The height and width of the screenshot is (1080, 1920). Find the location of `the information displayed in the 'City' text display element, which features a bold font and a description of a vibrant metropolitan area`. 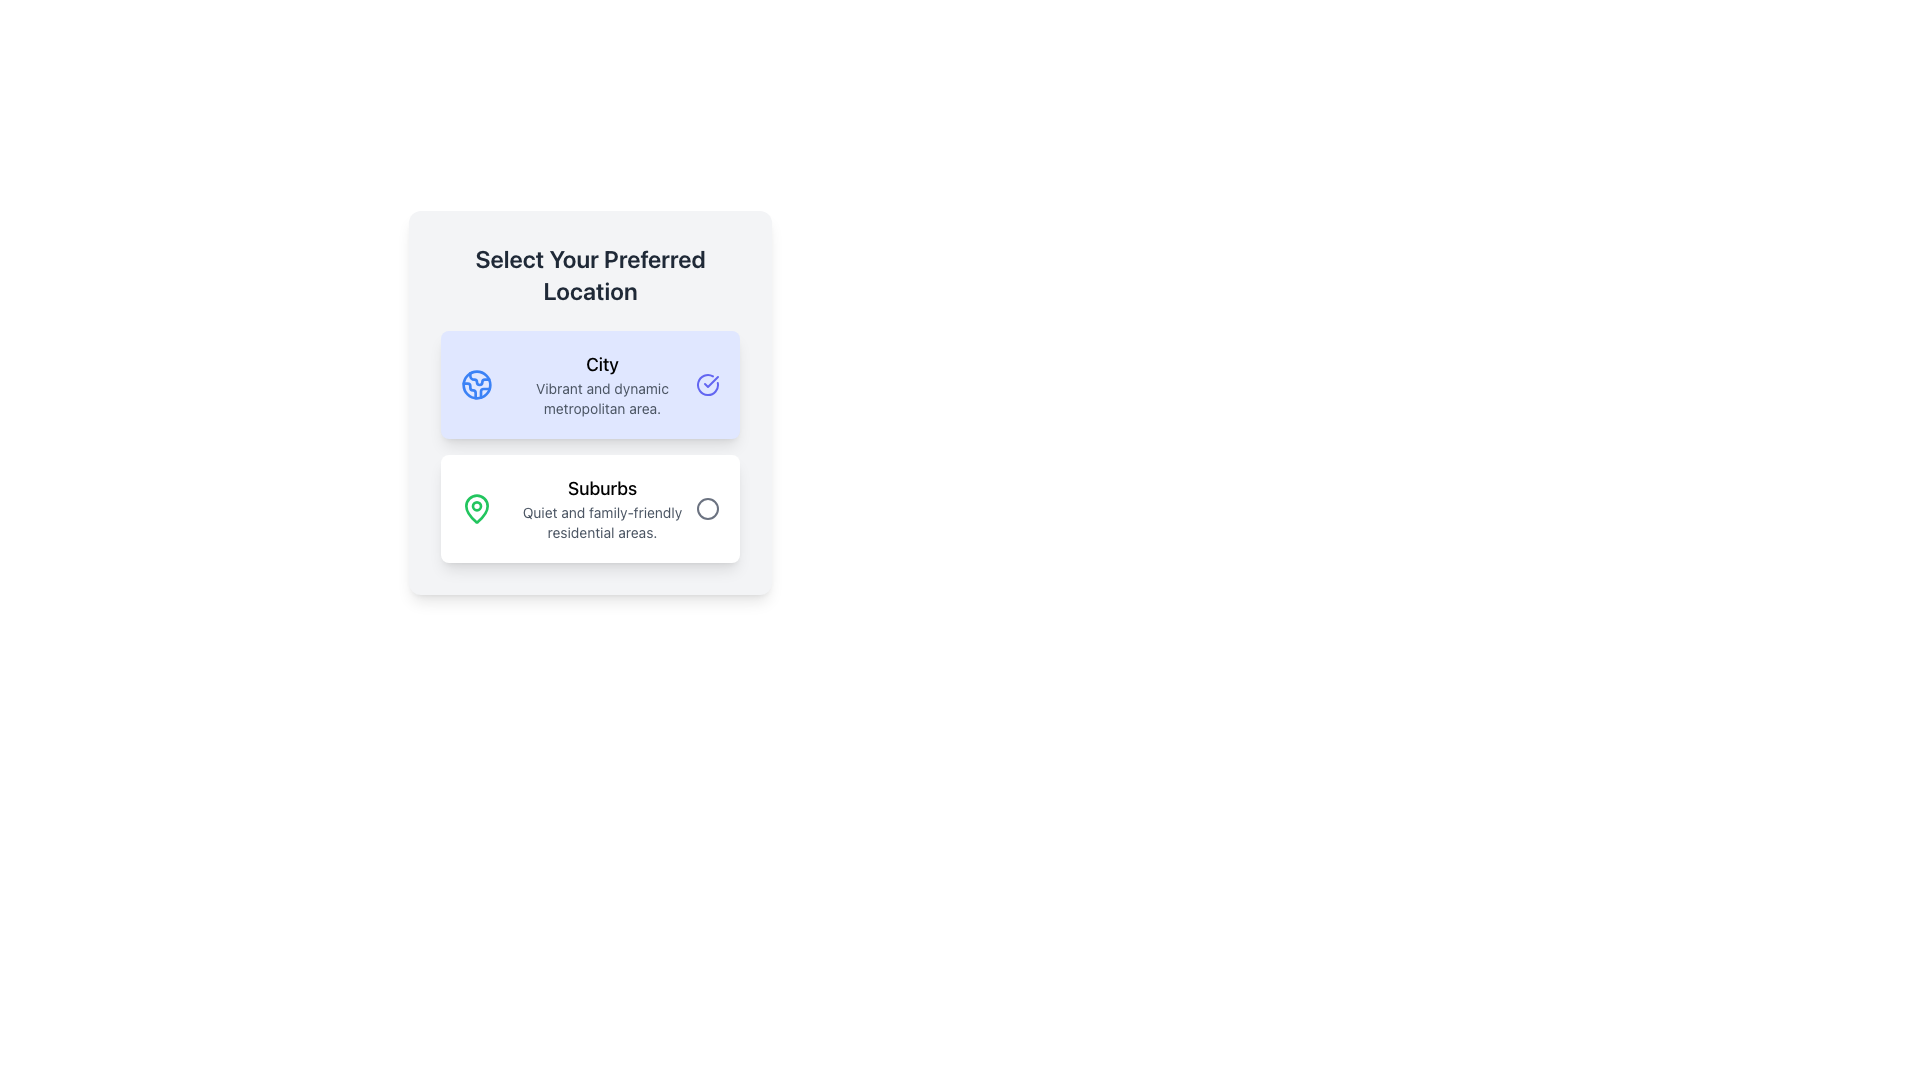

the information displayed in the 'City' text display element, which features a bold font and a description of a vibrant metropolitan area is located at coordinates (601, 385).